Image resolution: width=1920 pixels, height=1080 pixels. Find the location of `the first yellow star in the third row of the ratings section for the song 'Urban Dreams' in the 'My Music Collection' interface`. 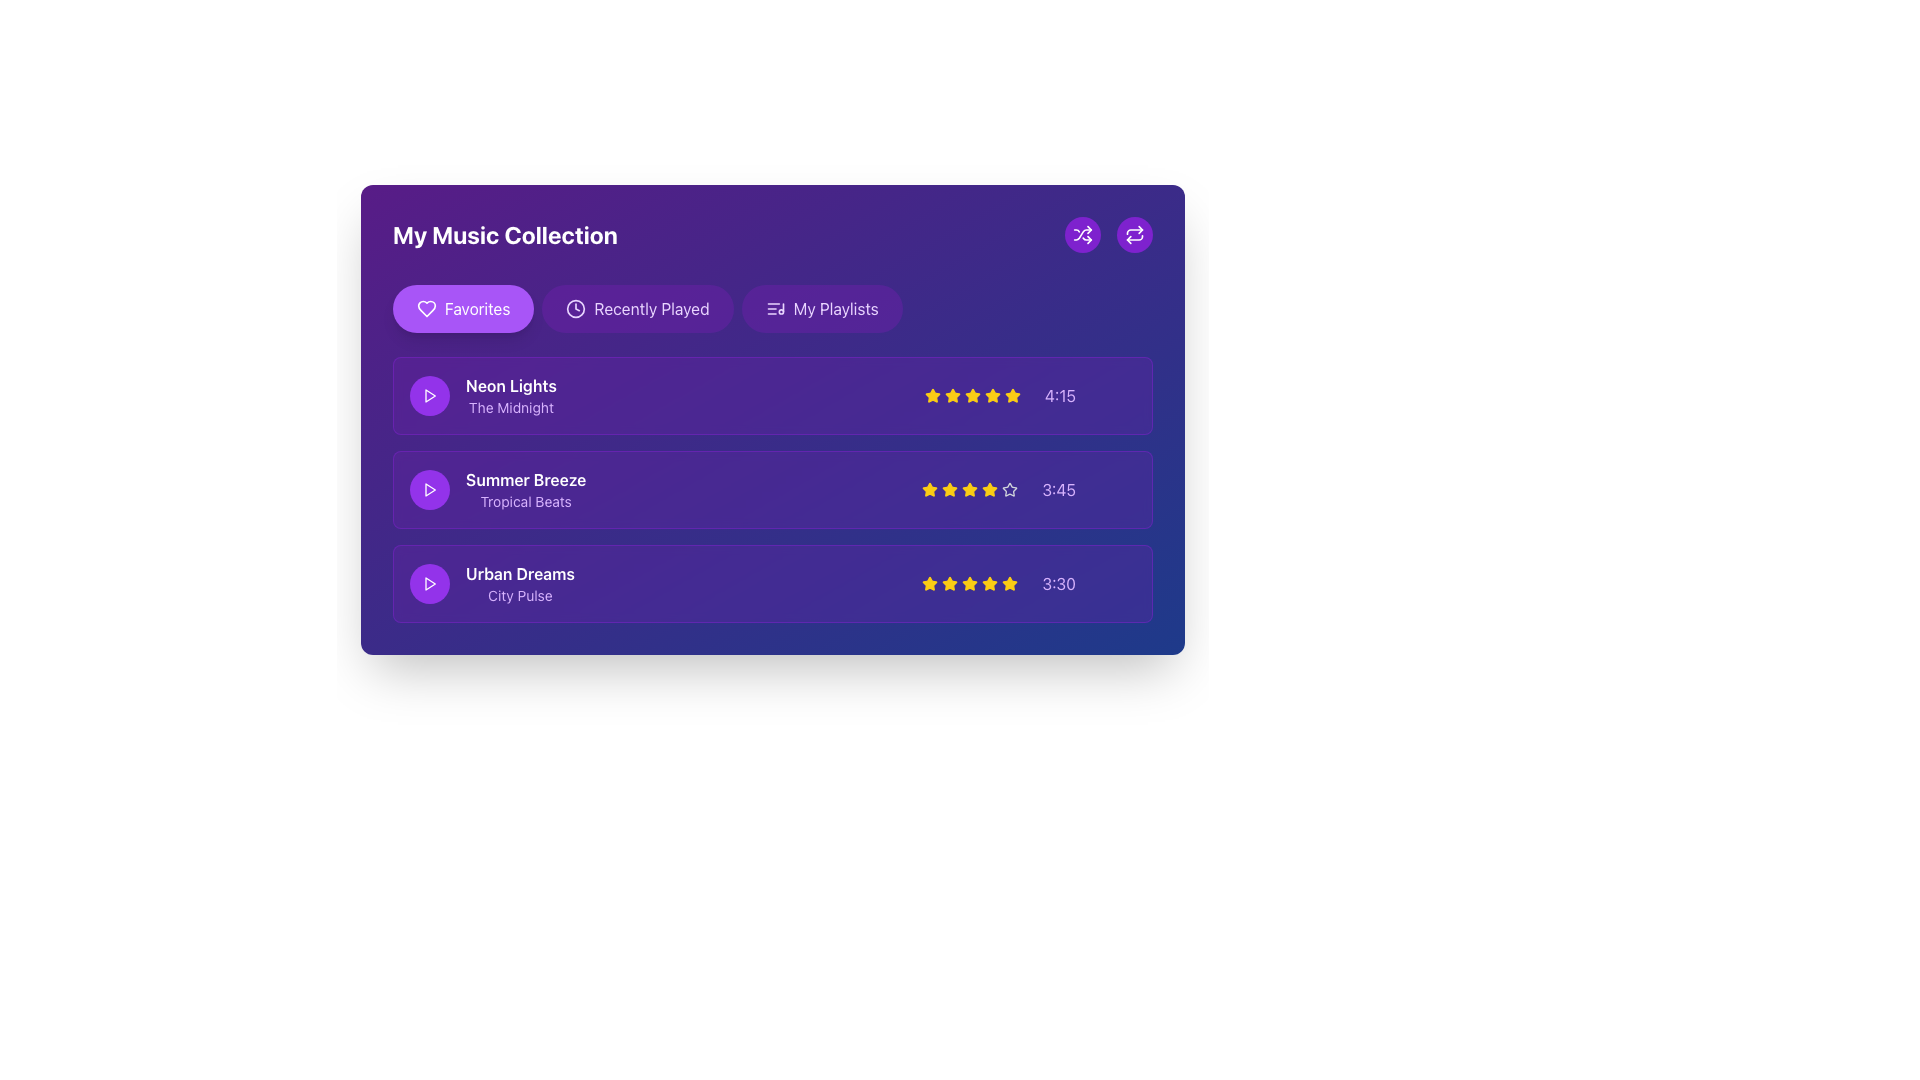

the first yellow star in the third row of the ratings section for the song 'Urban Dreams' in the 'My Music Collection' interface is located at coordinates (929, 583).